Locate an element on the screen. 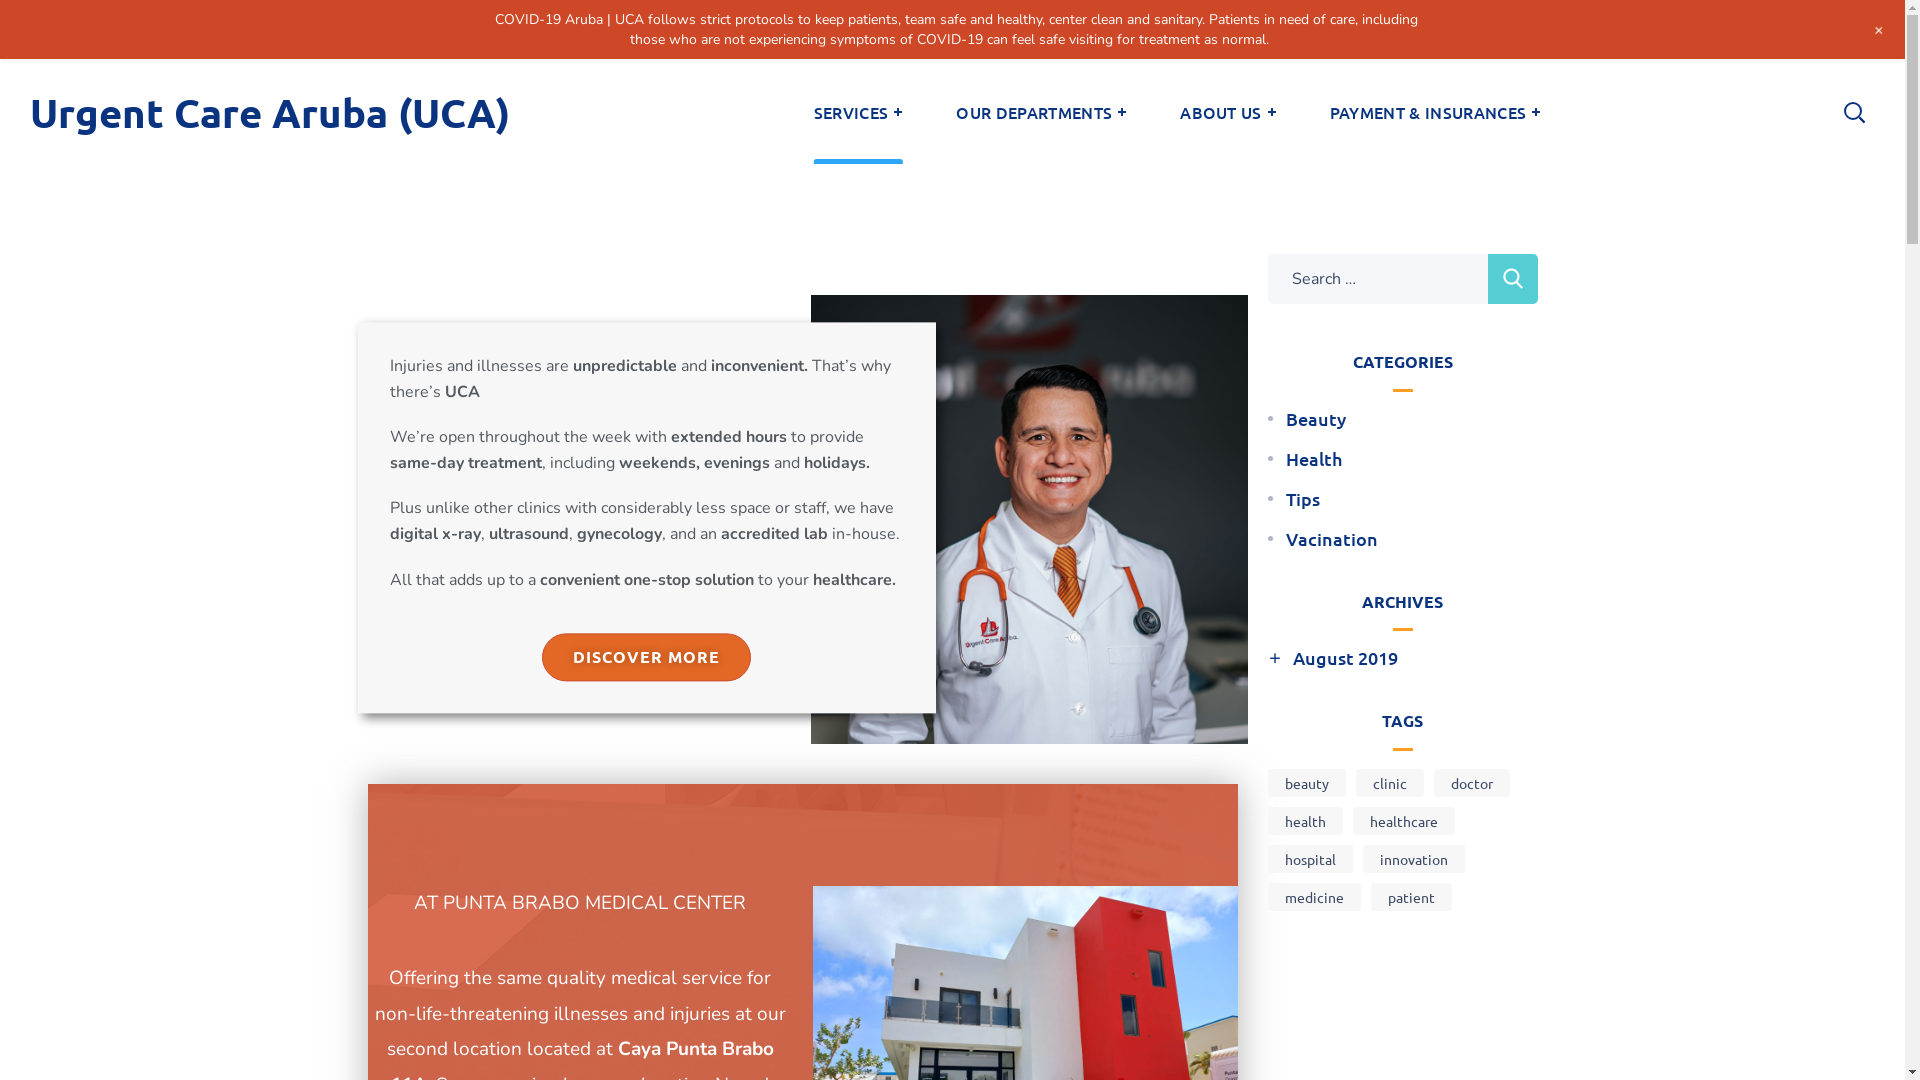  'hospital' is located at coordinates (1266, 858).